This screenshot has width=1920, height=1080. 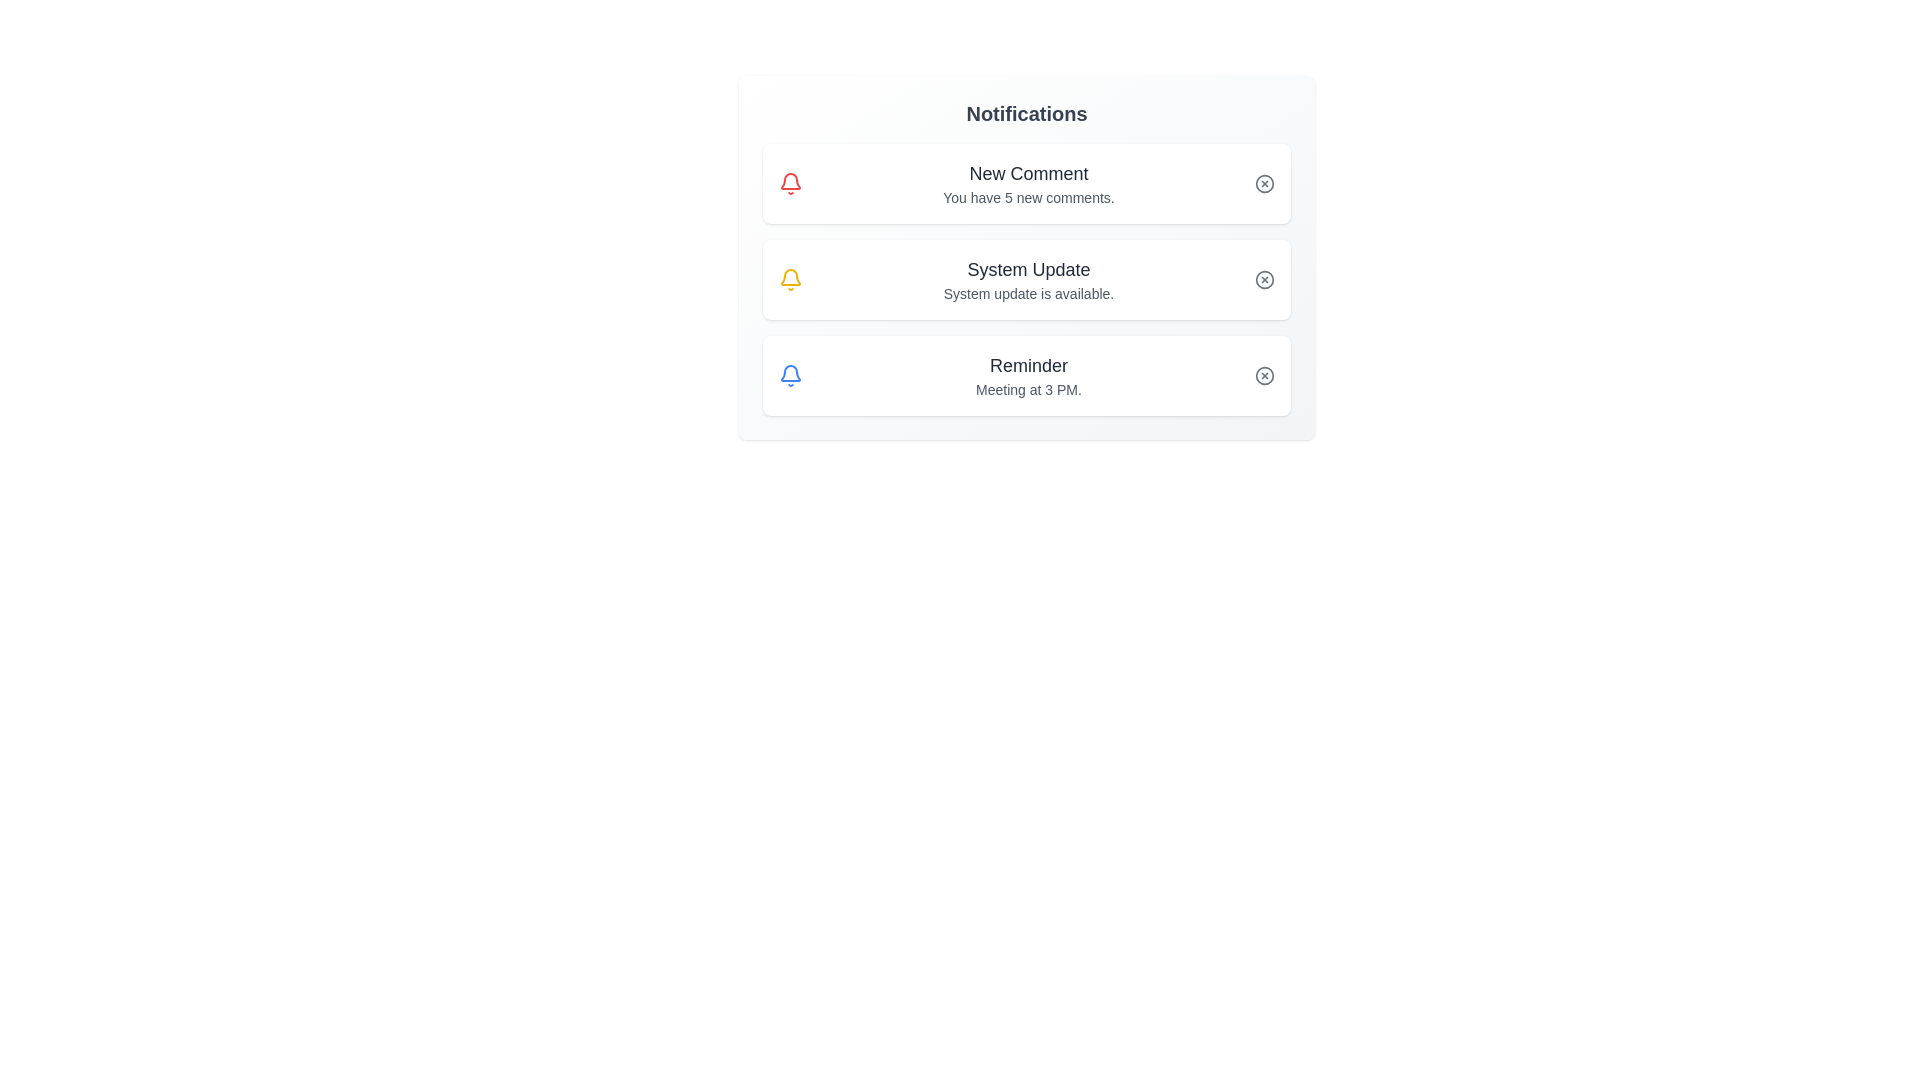 What do you see at coordinates (790, 184) in the screenshot?
I see `the red bell icon, which signifies notifications or alerts, located to the left of the 'New Comment' text in the first notification block` at bounding box center [790, 184].